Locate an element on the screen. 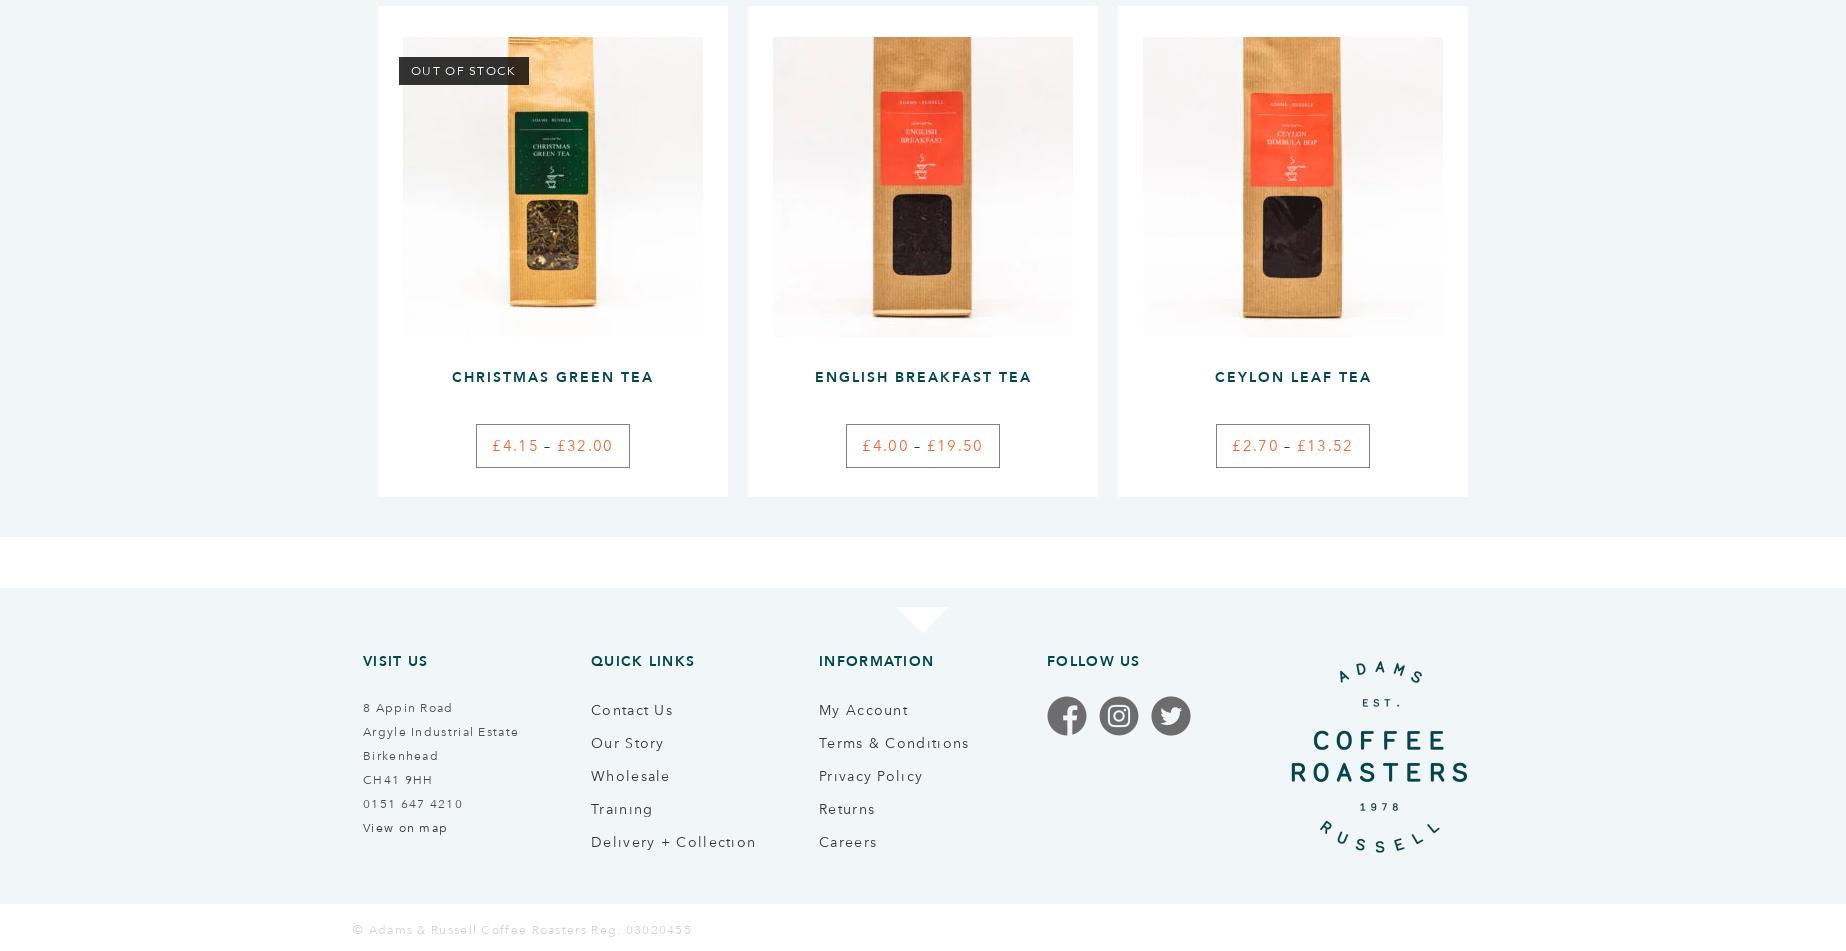 This screenshot has height=951, width=1846. 'CH41 9HH' is located at coordinates (397, 777).